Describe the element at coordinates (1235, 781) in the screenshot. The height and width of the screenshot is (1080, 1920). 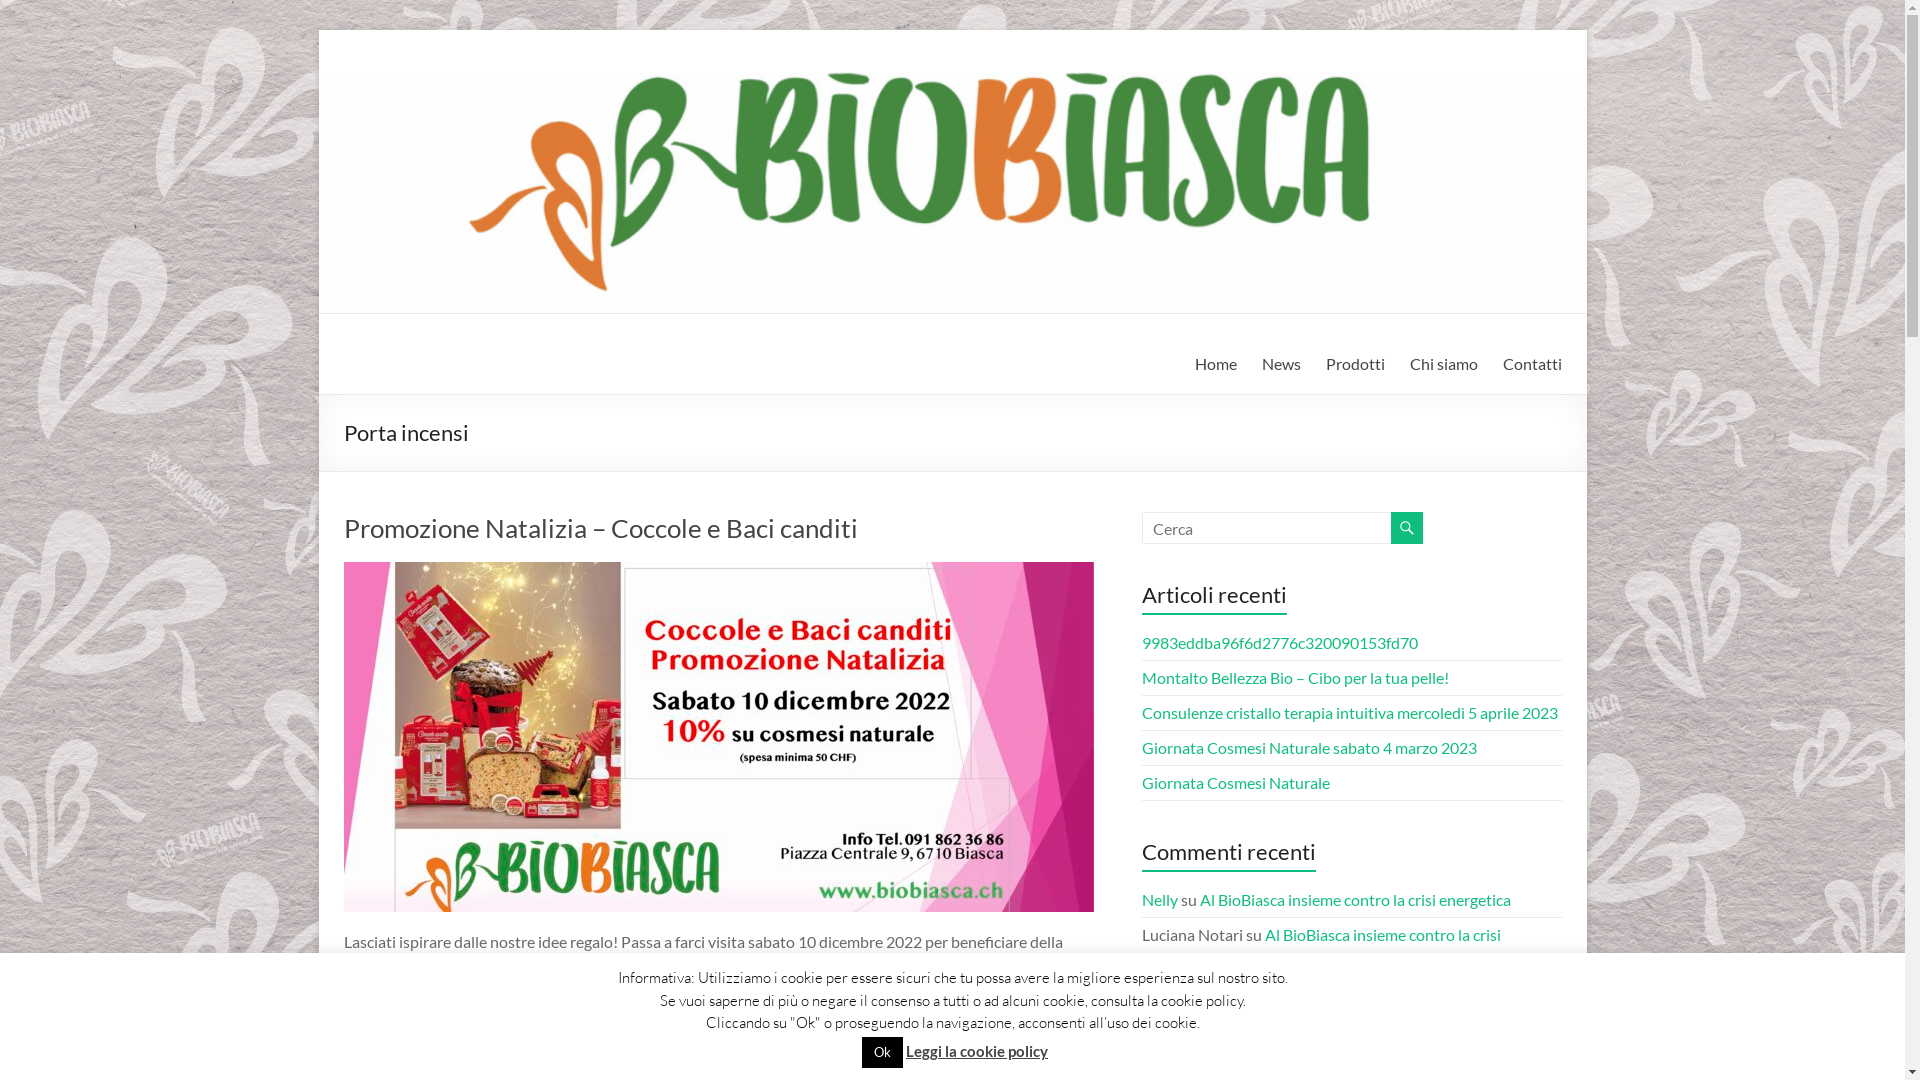
I see `'Giornata Cosmesi Naturale'` at that location.